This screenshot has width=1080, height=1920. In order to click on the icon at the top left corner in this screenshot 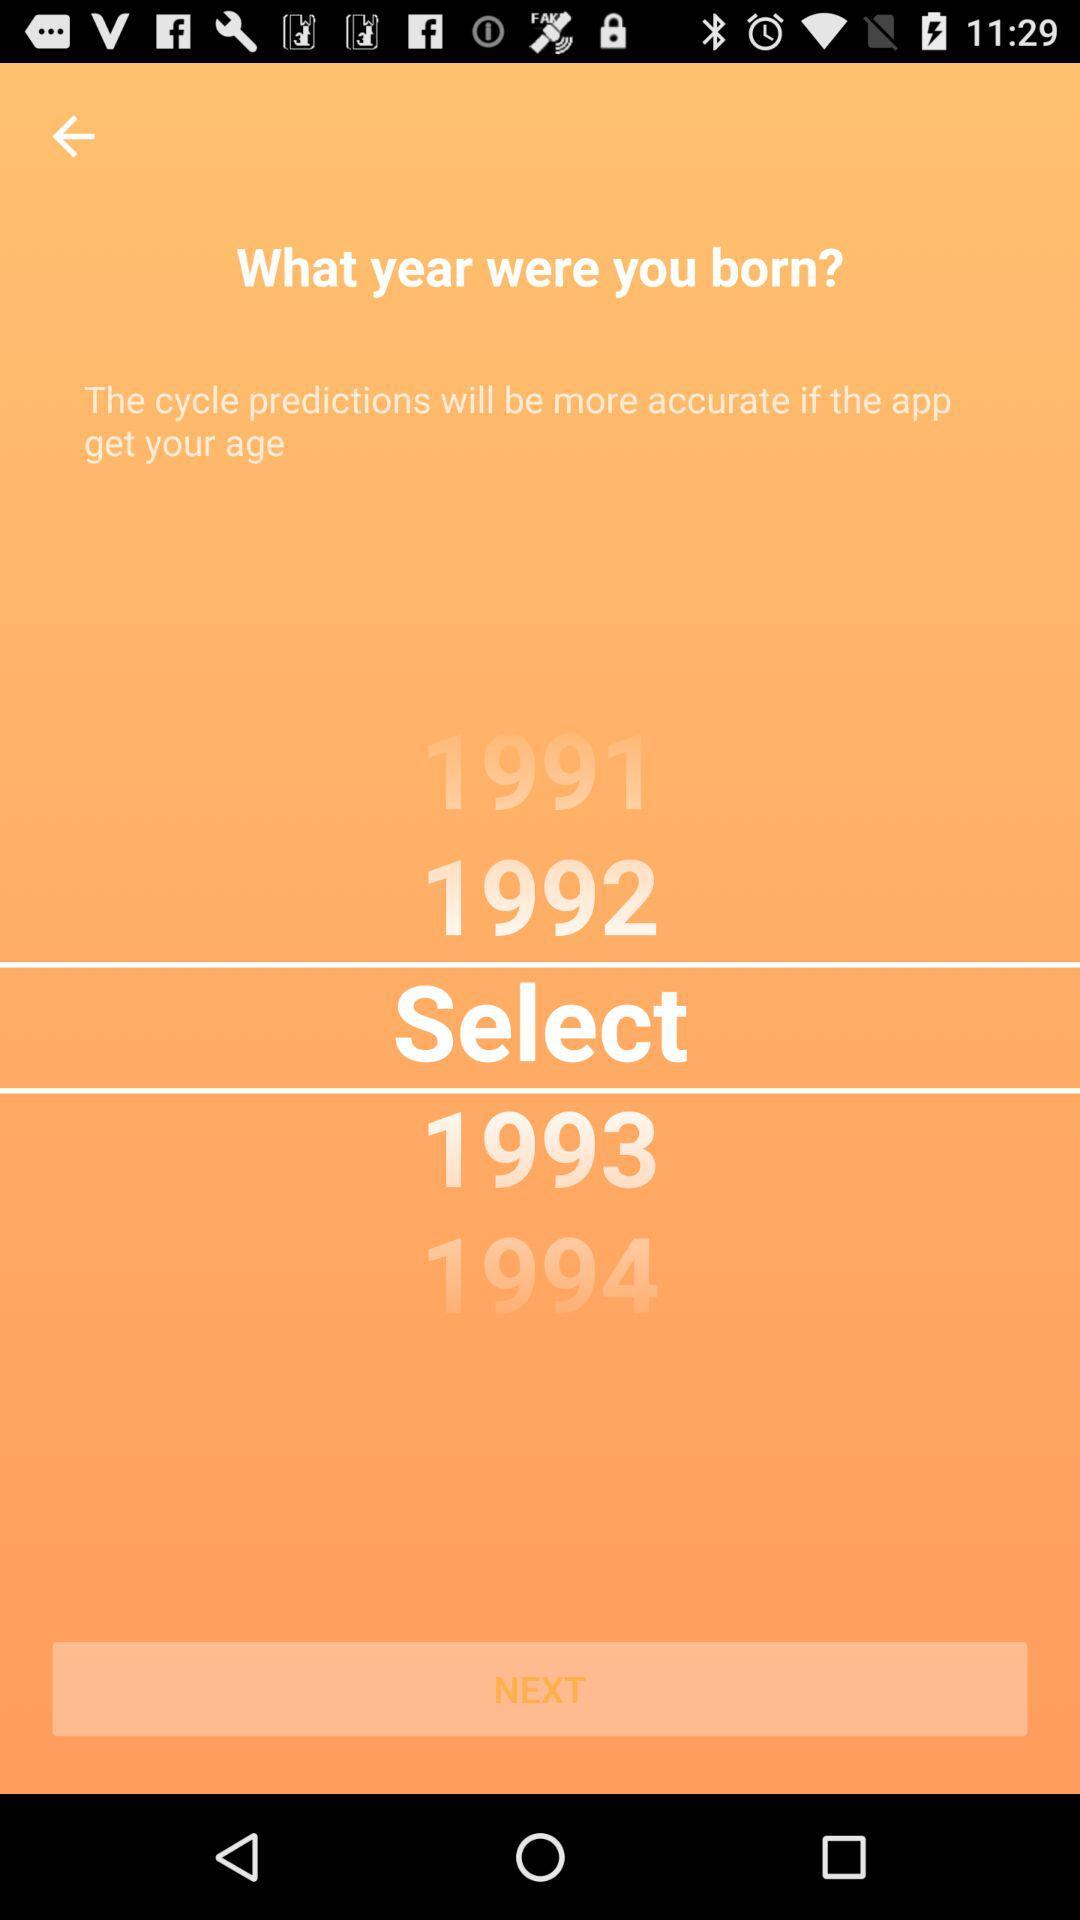, I will do `click(72, 135)`.